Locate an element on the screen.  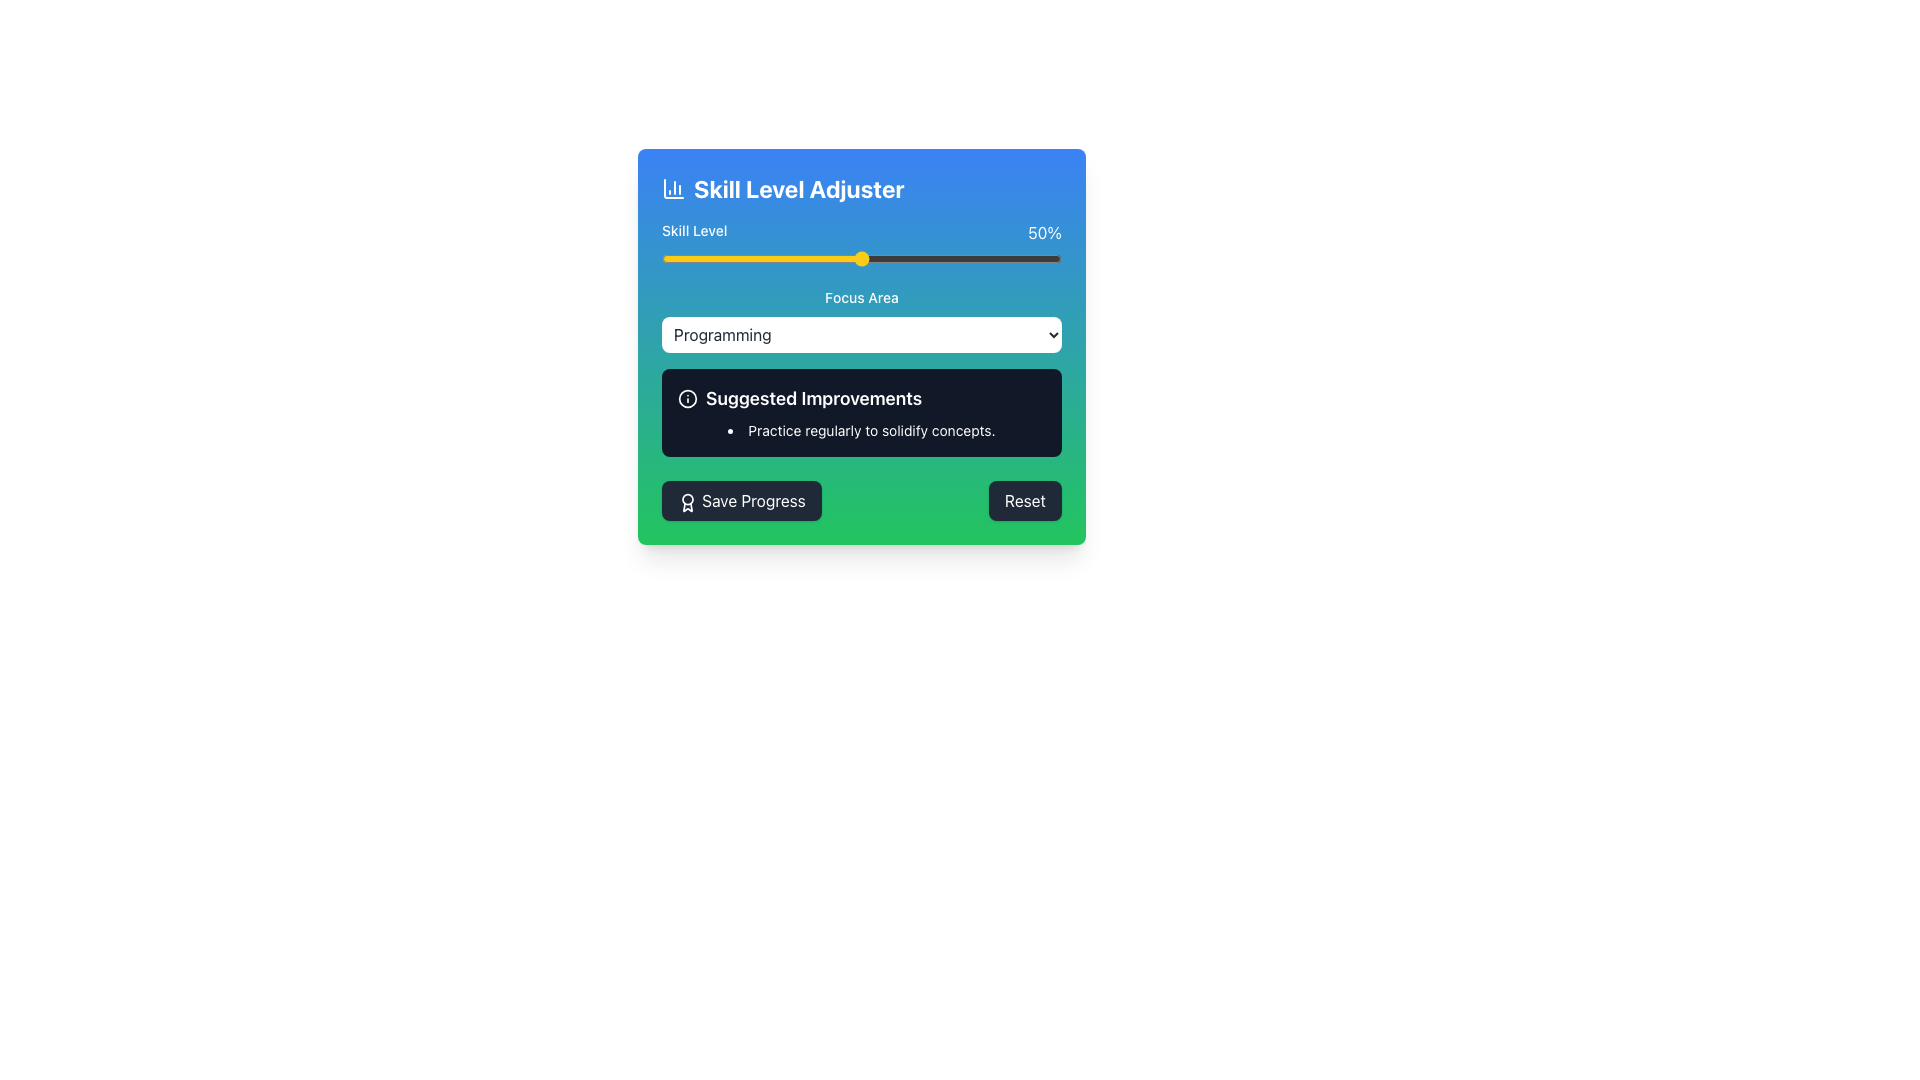
the skill level is located at coordinates (728, 257).